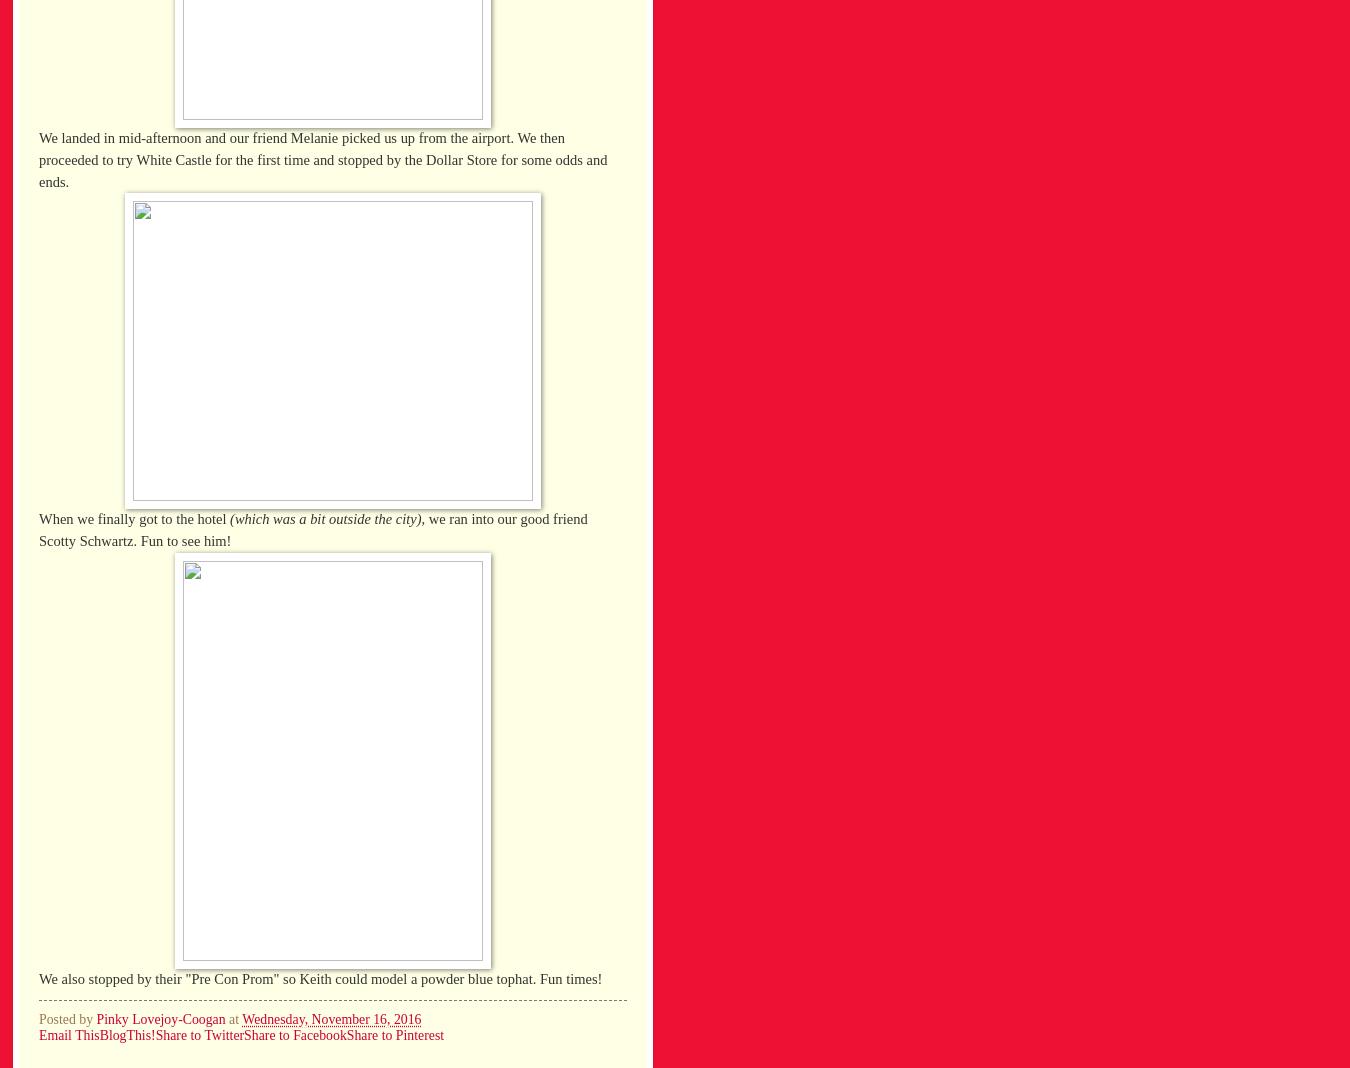 This screenshot has width=1350, height=1068. What do you see at coordinates (395, 1035) in the screenshot?
I see `'Share to Pinterest'` at bounding box center [395, 1035].